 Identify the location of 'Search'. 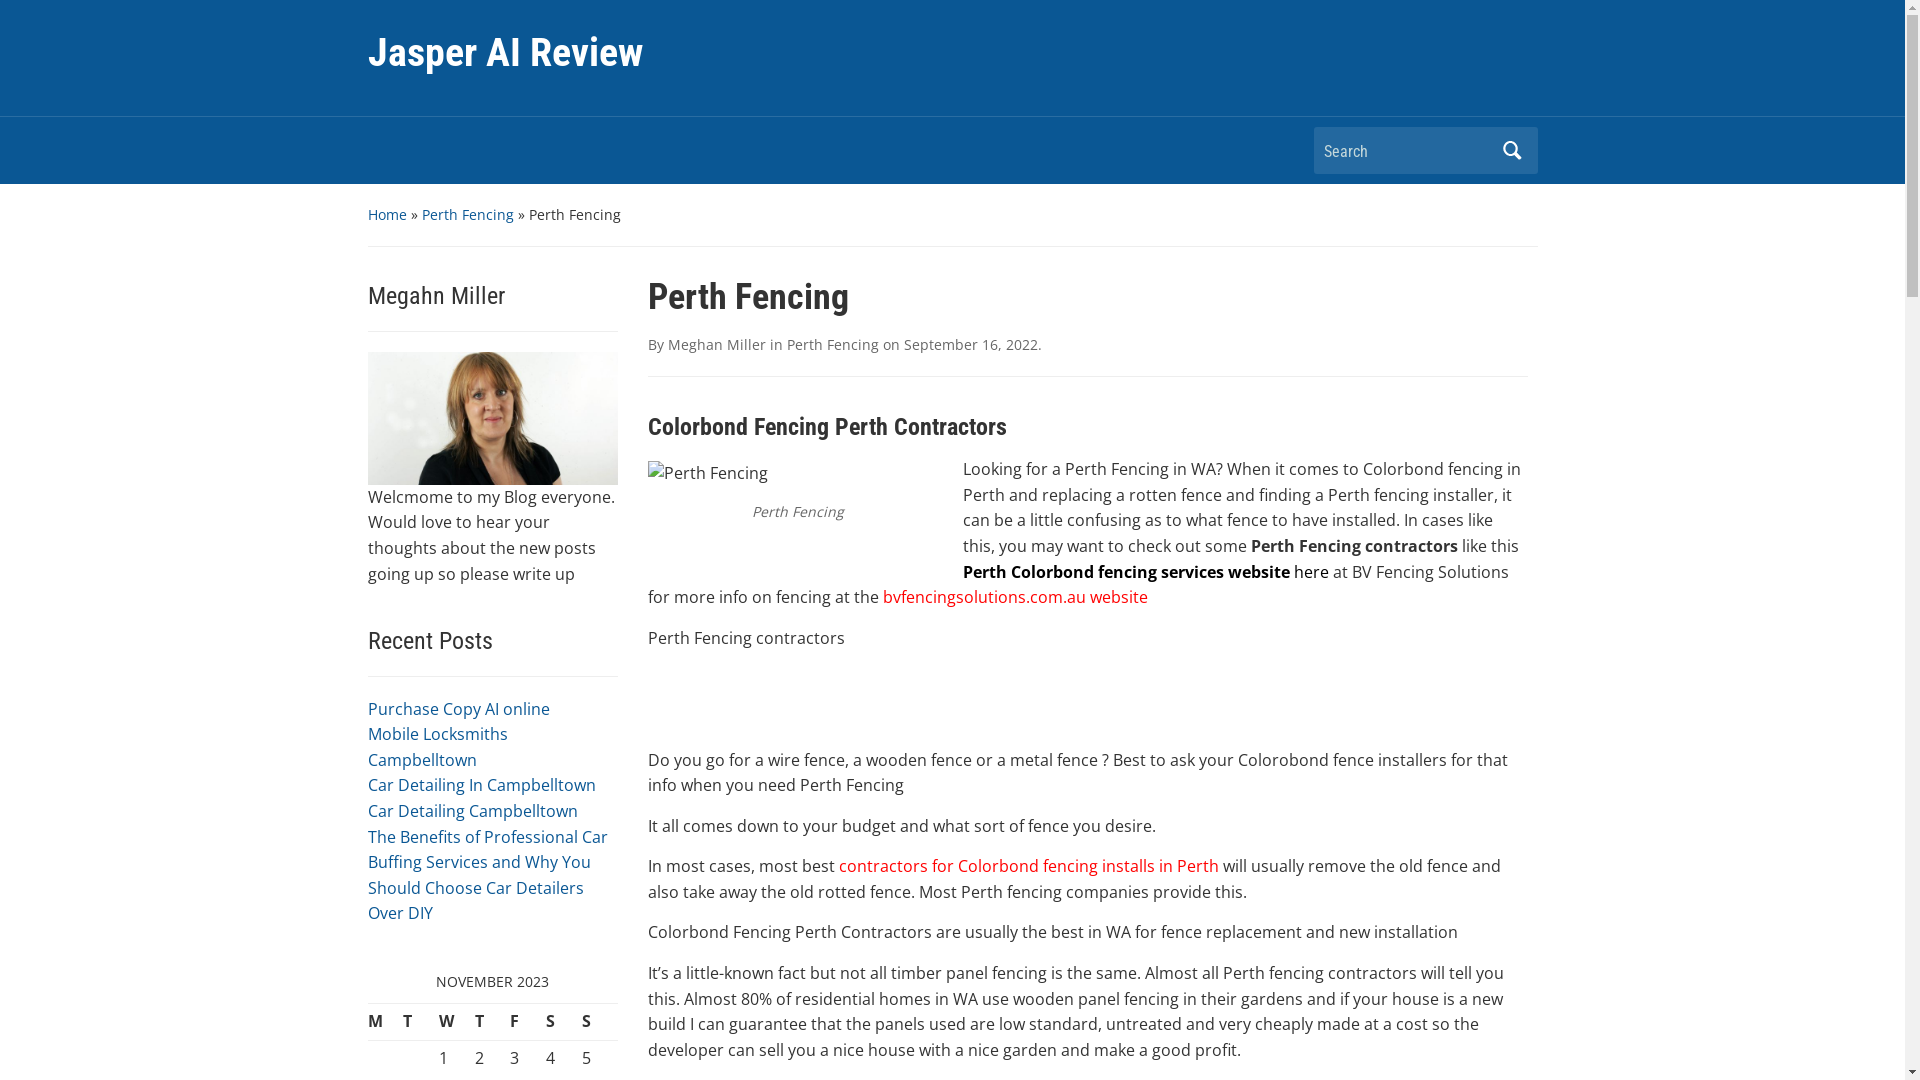
(1512, 149).